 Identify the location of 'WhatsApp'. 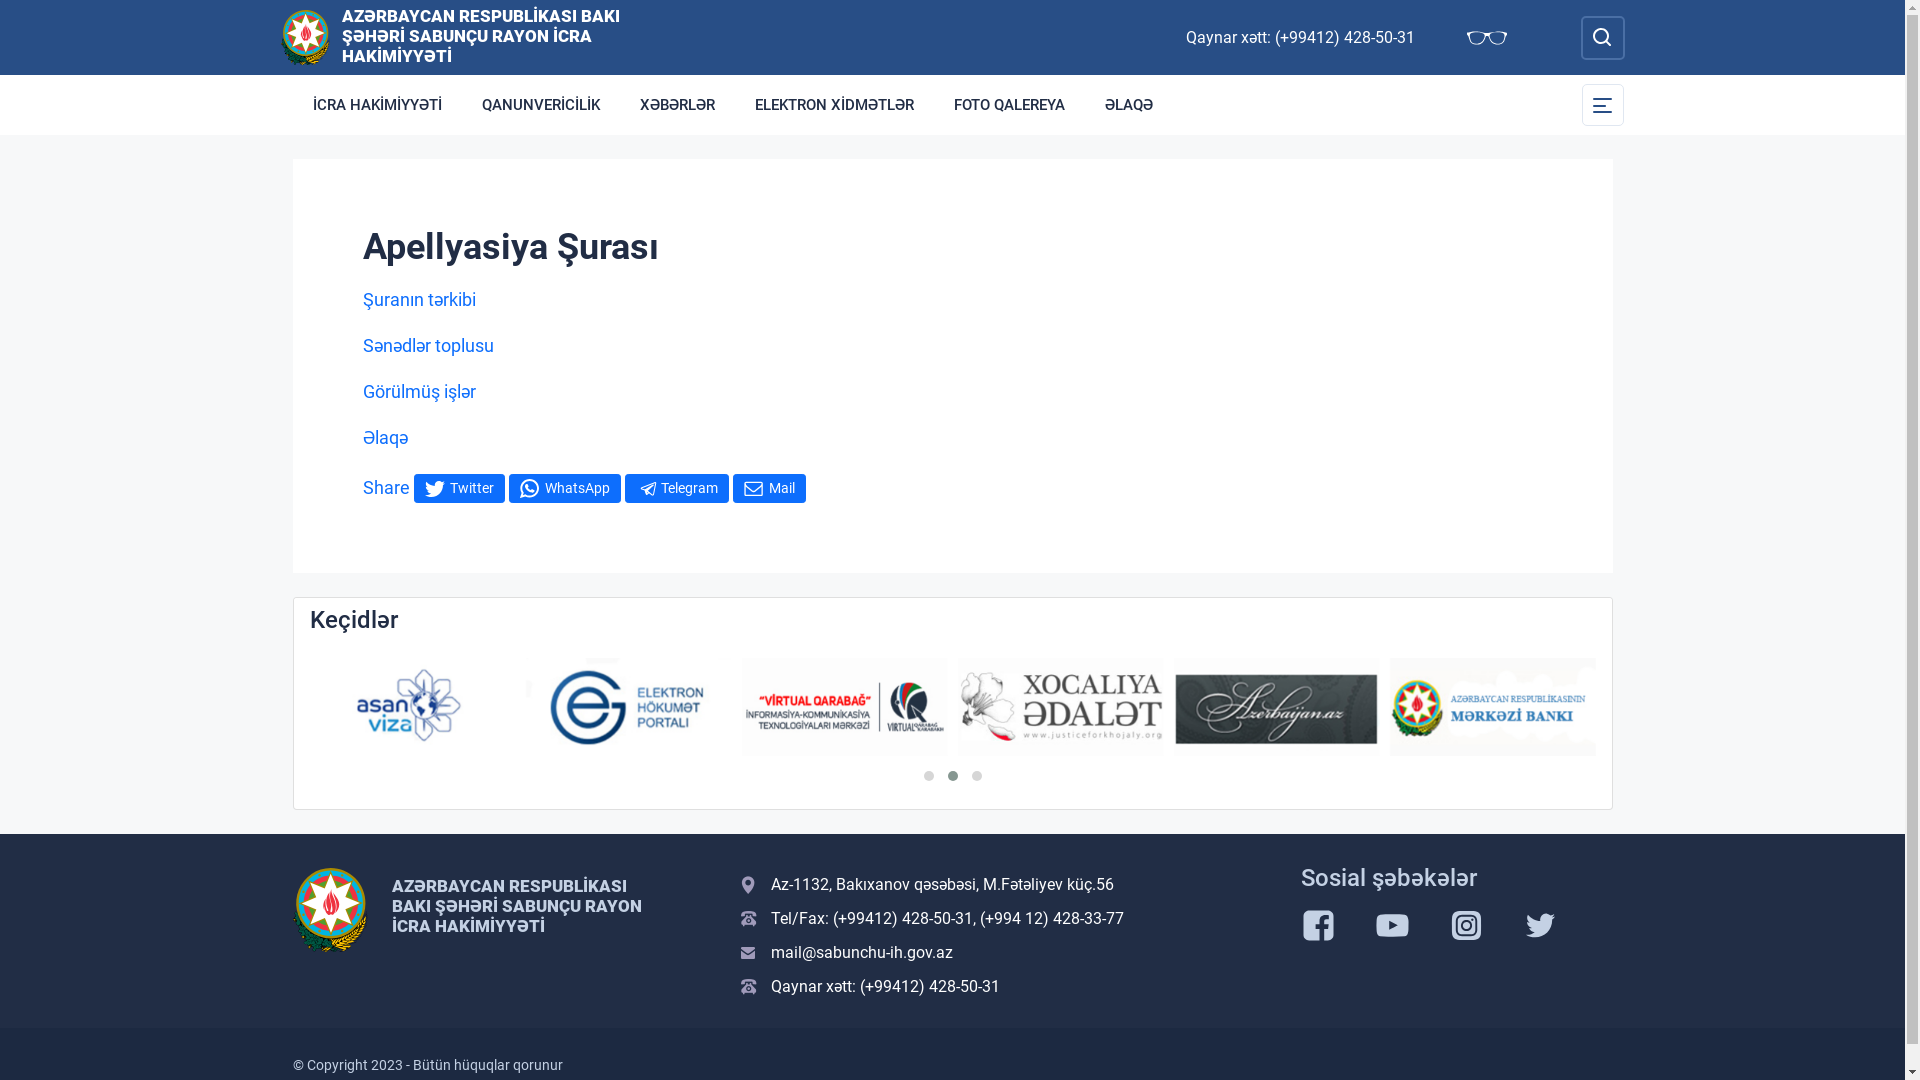
(563, 488).